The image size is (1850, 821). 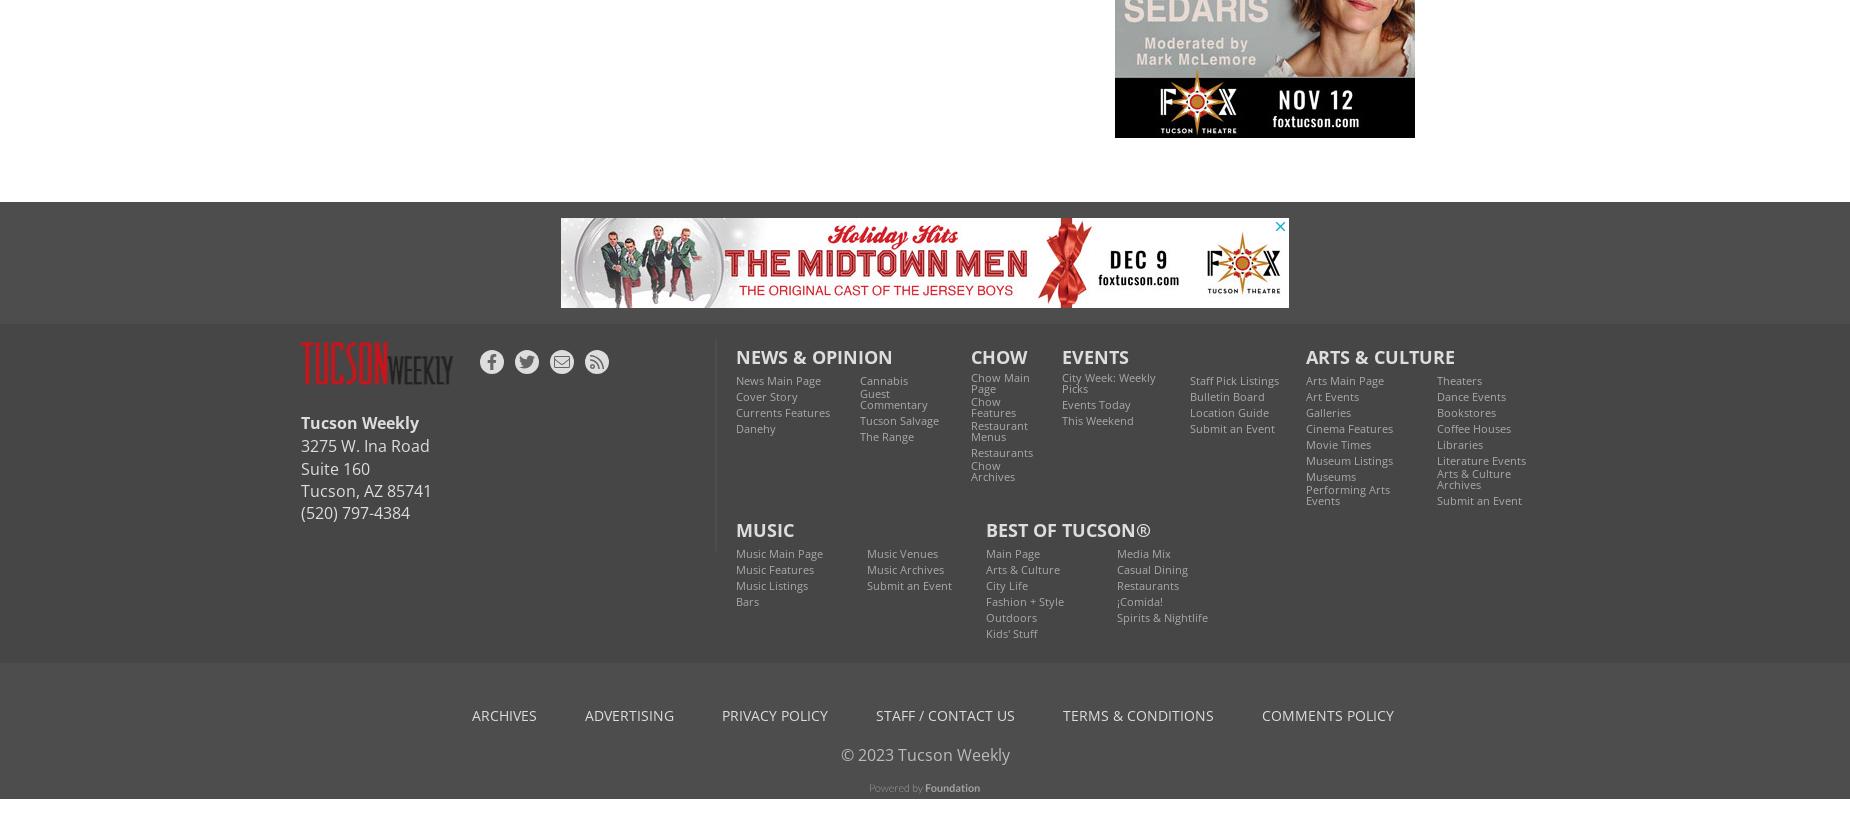 What do you see at coordinates (365, 488) in the screenshot?
I see `'Tucson, AZ 85741'` at bounding box center [365, 488].